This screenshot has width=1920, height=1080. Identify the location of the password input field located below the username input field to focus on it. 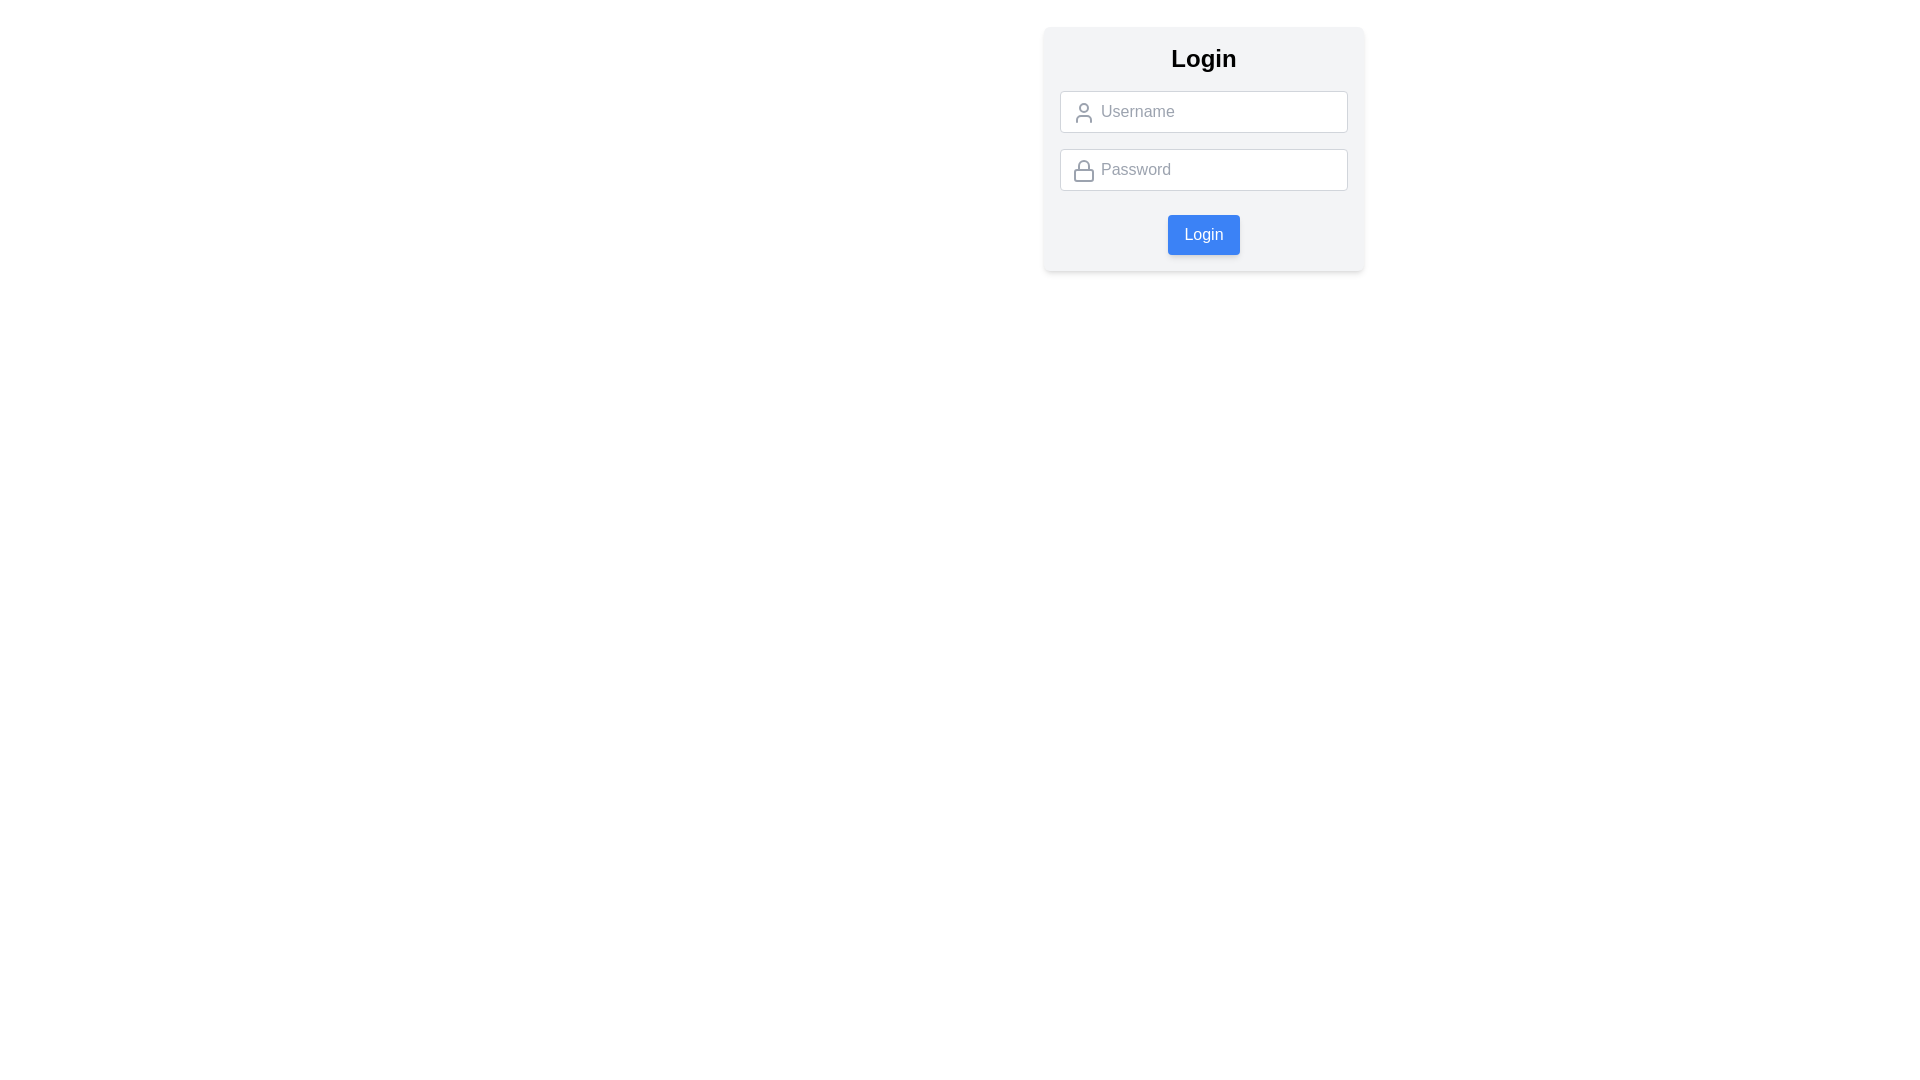
(1203, 168).